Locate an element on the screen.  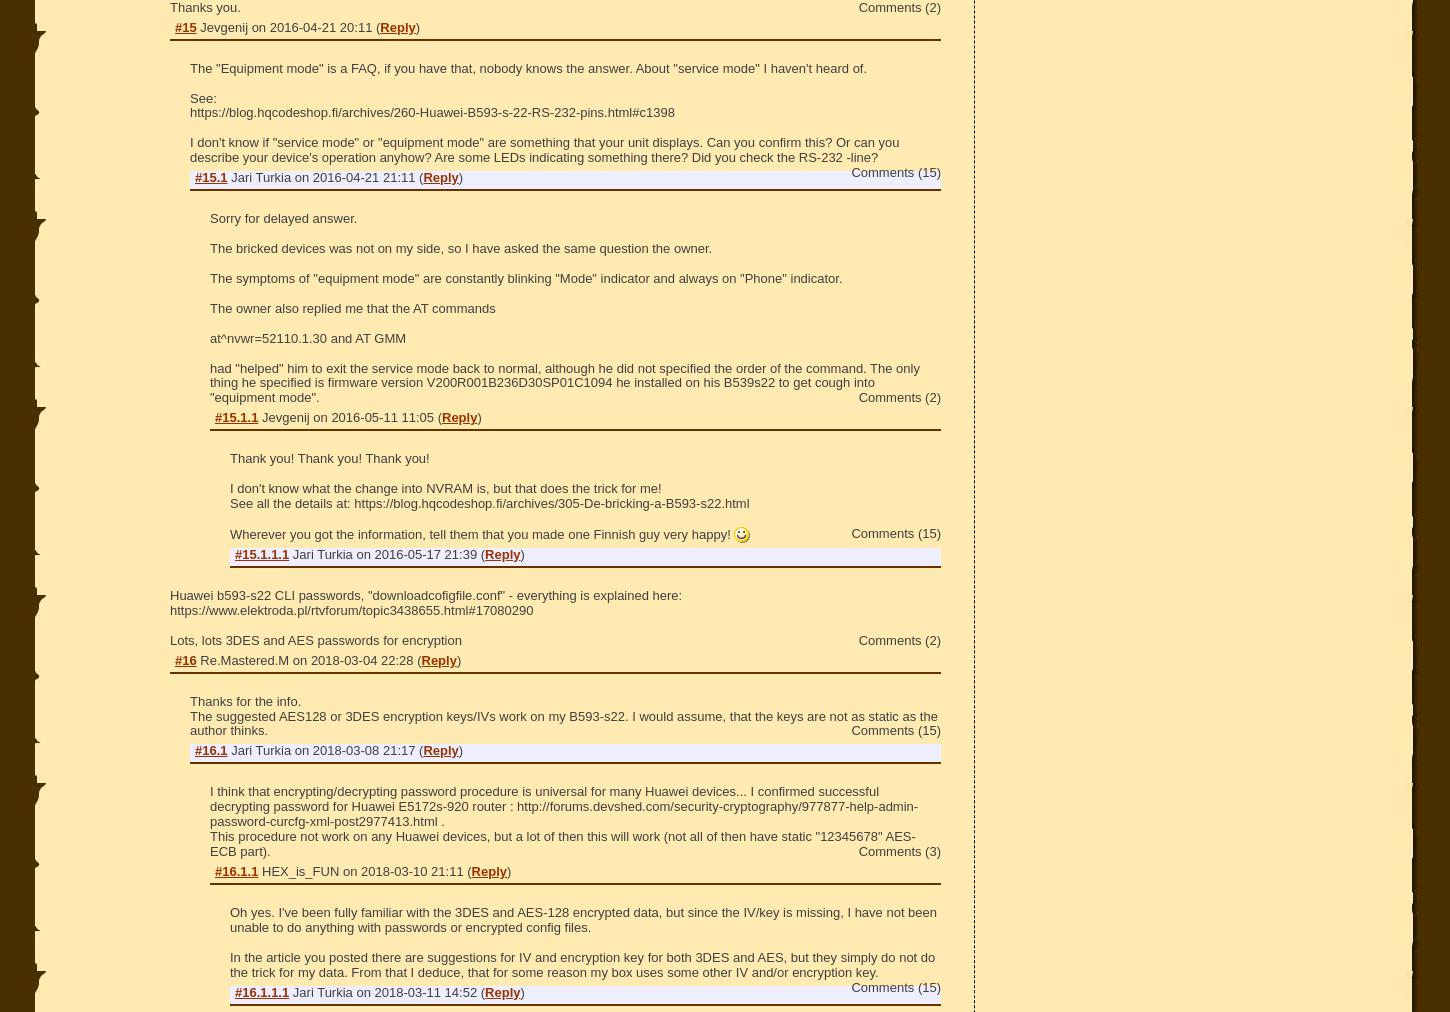
'Lots, lots 3DES and AES passwords for encryption' is located at coordinates (315, 639).